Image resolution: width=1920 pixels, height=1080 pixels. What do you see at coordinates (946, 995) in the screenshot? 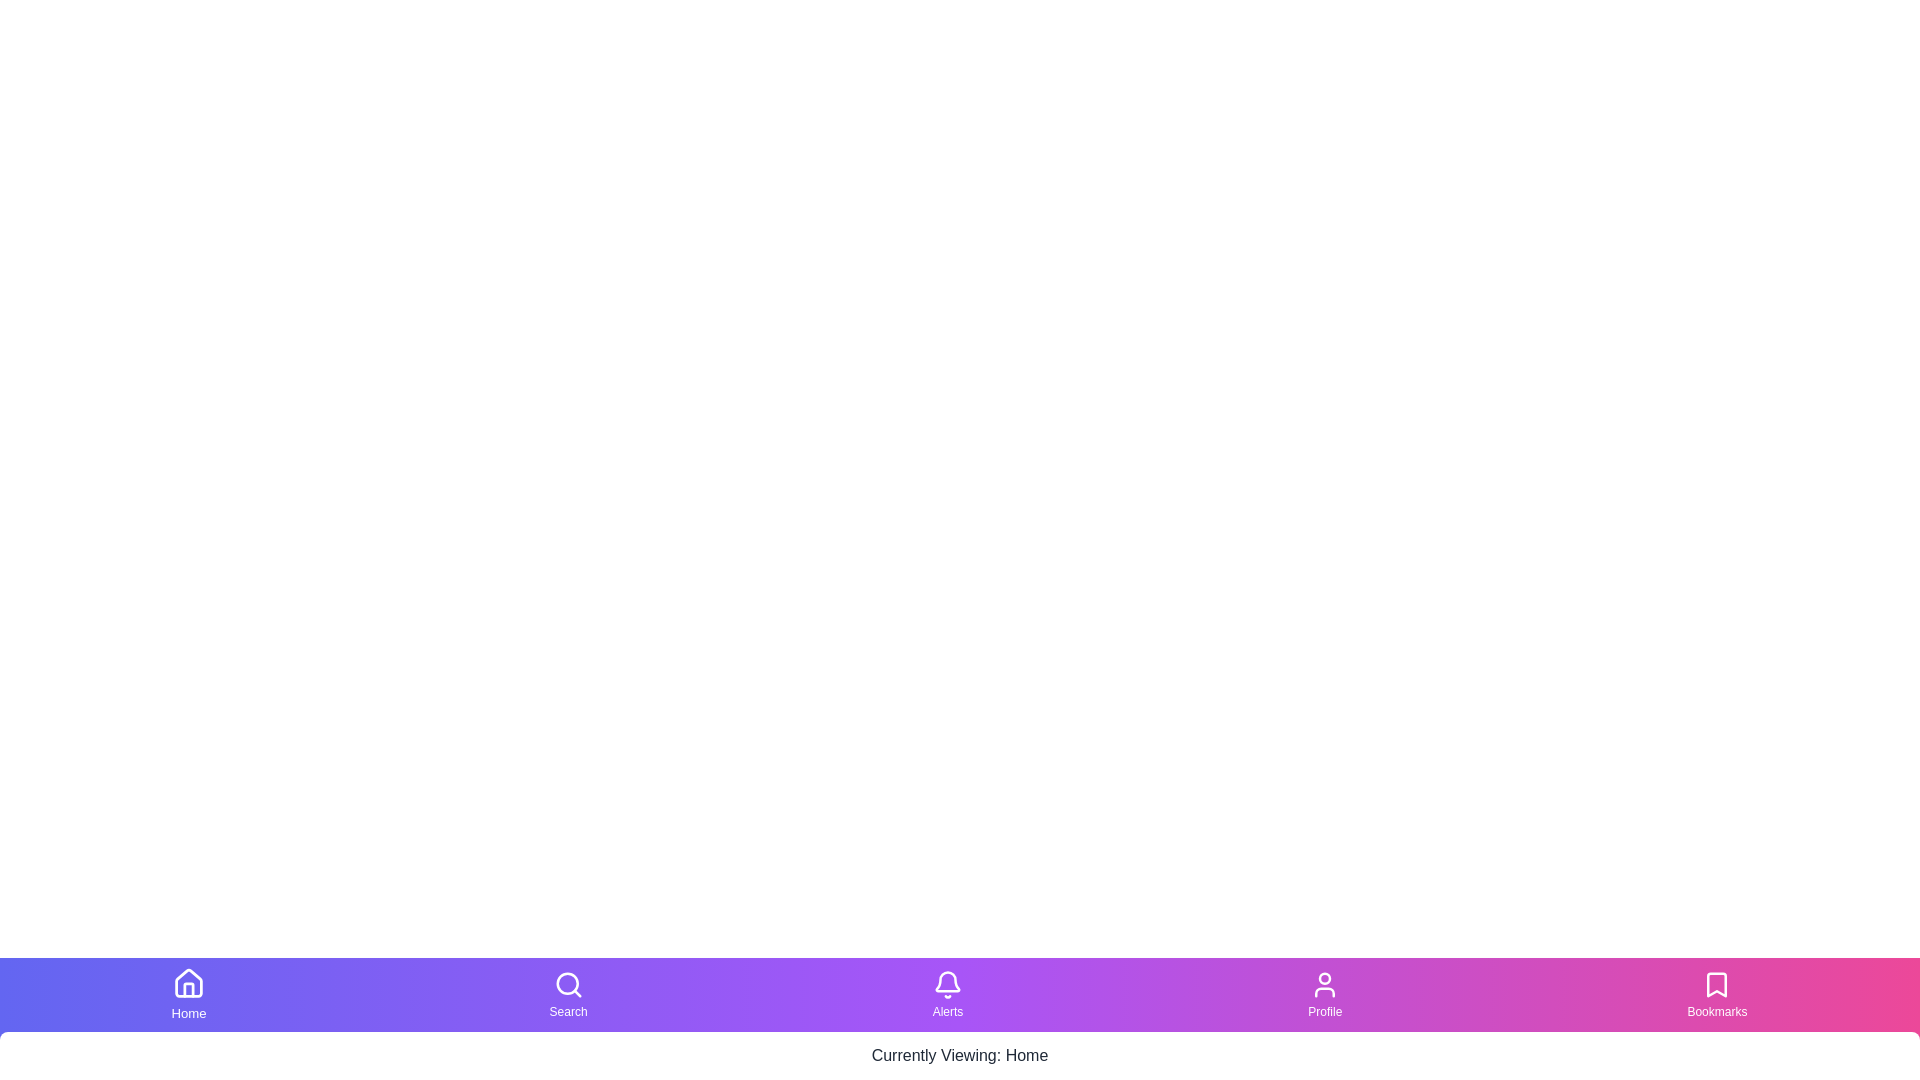
I see `the Alerts tab` at bounding box center [946, 995].